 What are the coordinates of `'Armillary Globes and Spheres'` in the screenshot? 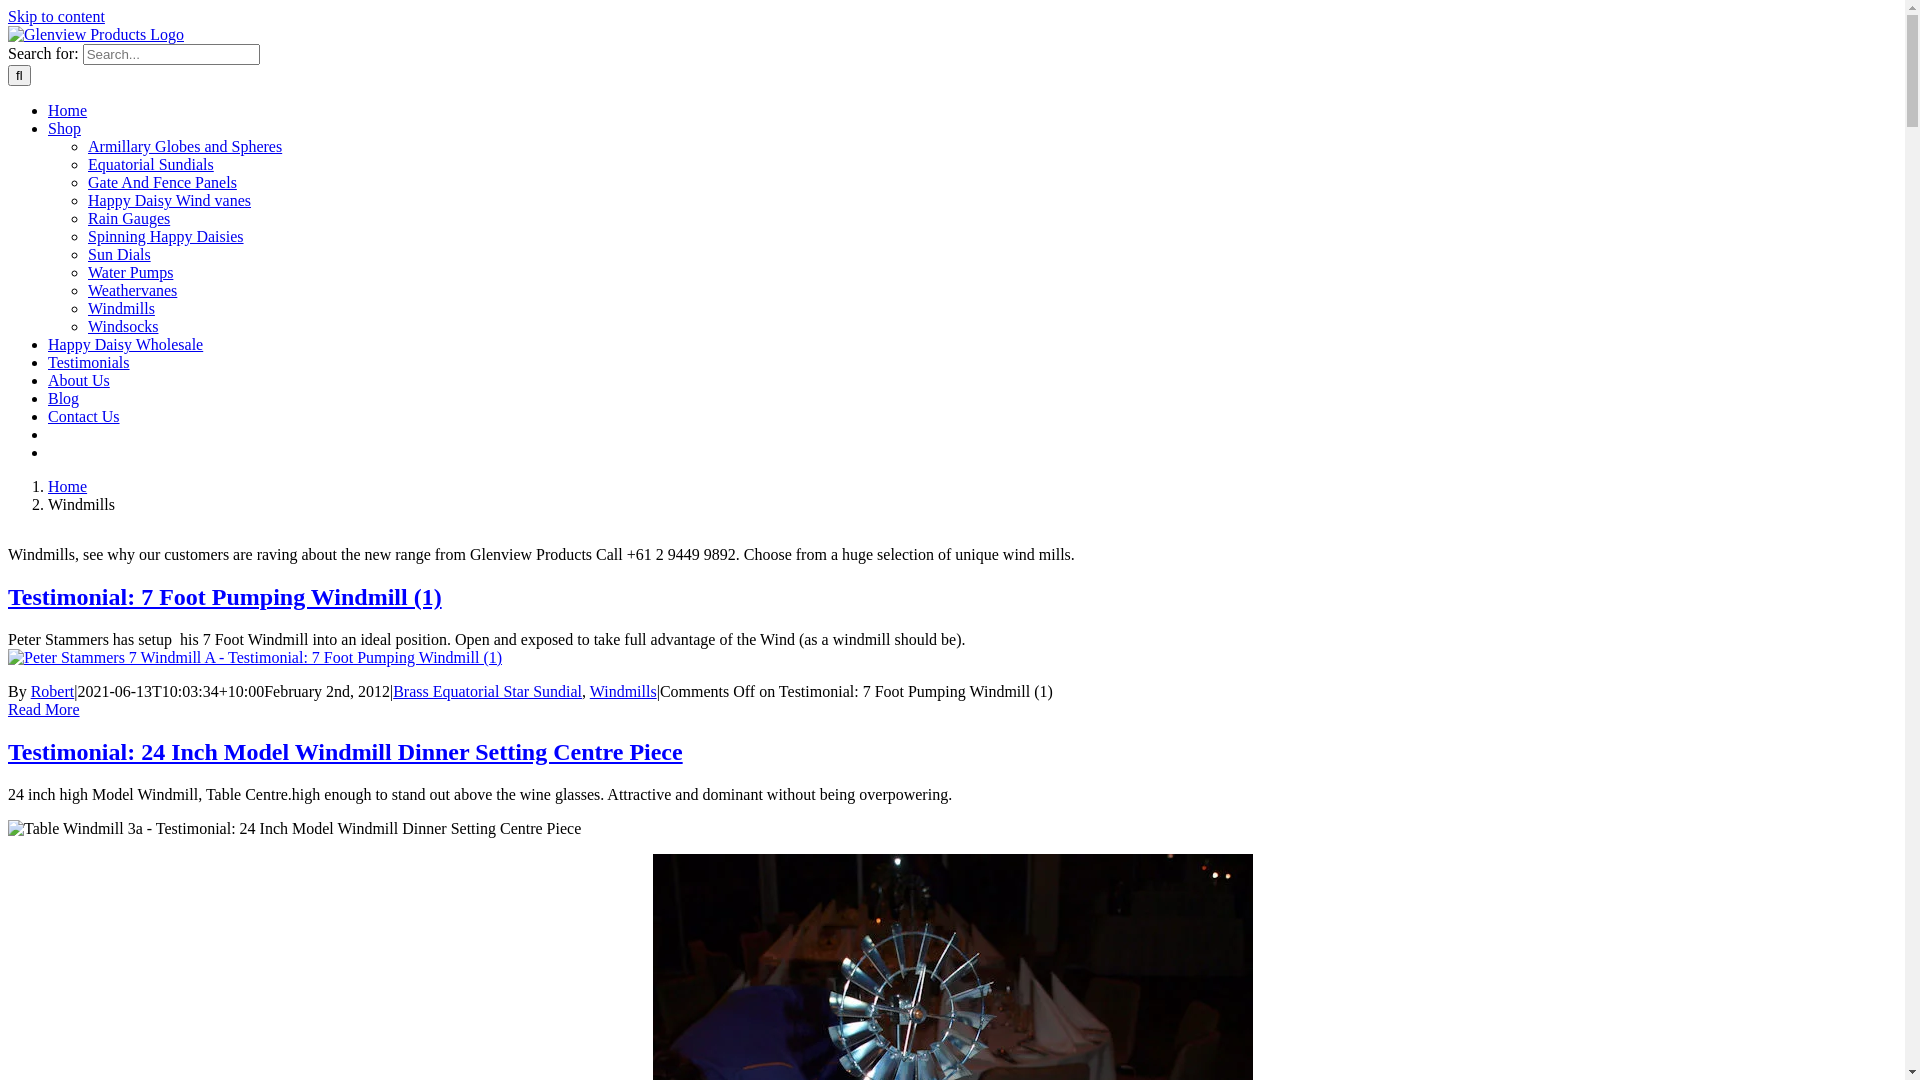 It's located at (185, 145).